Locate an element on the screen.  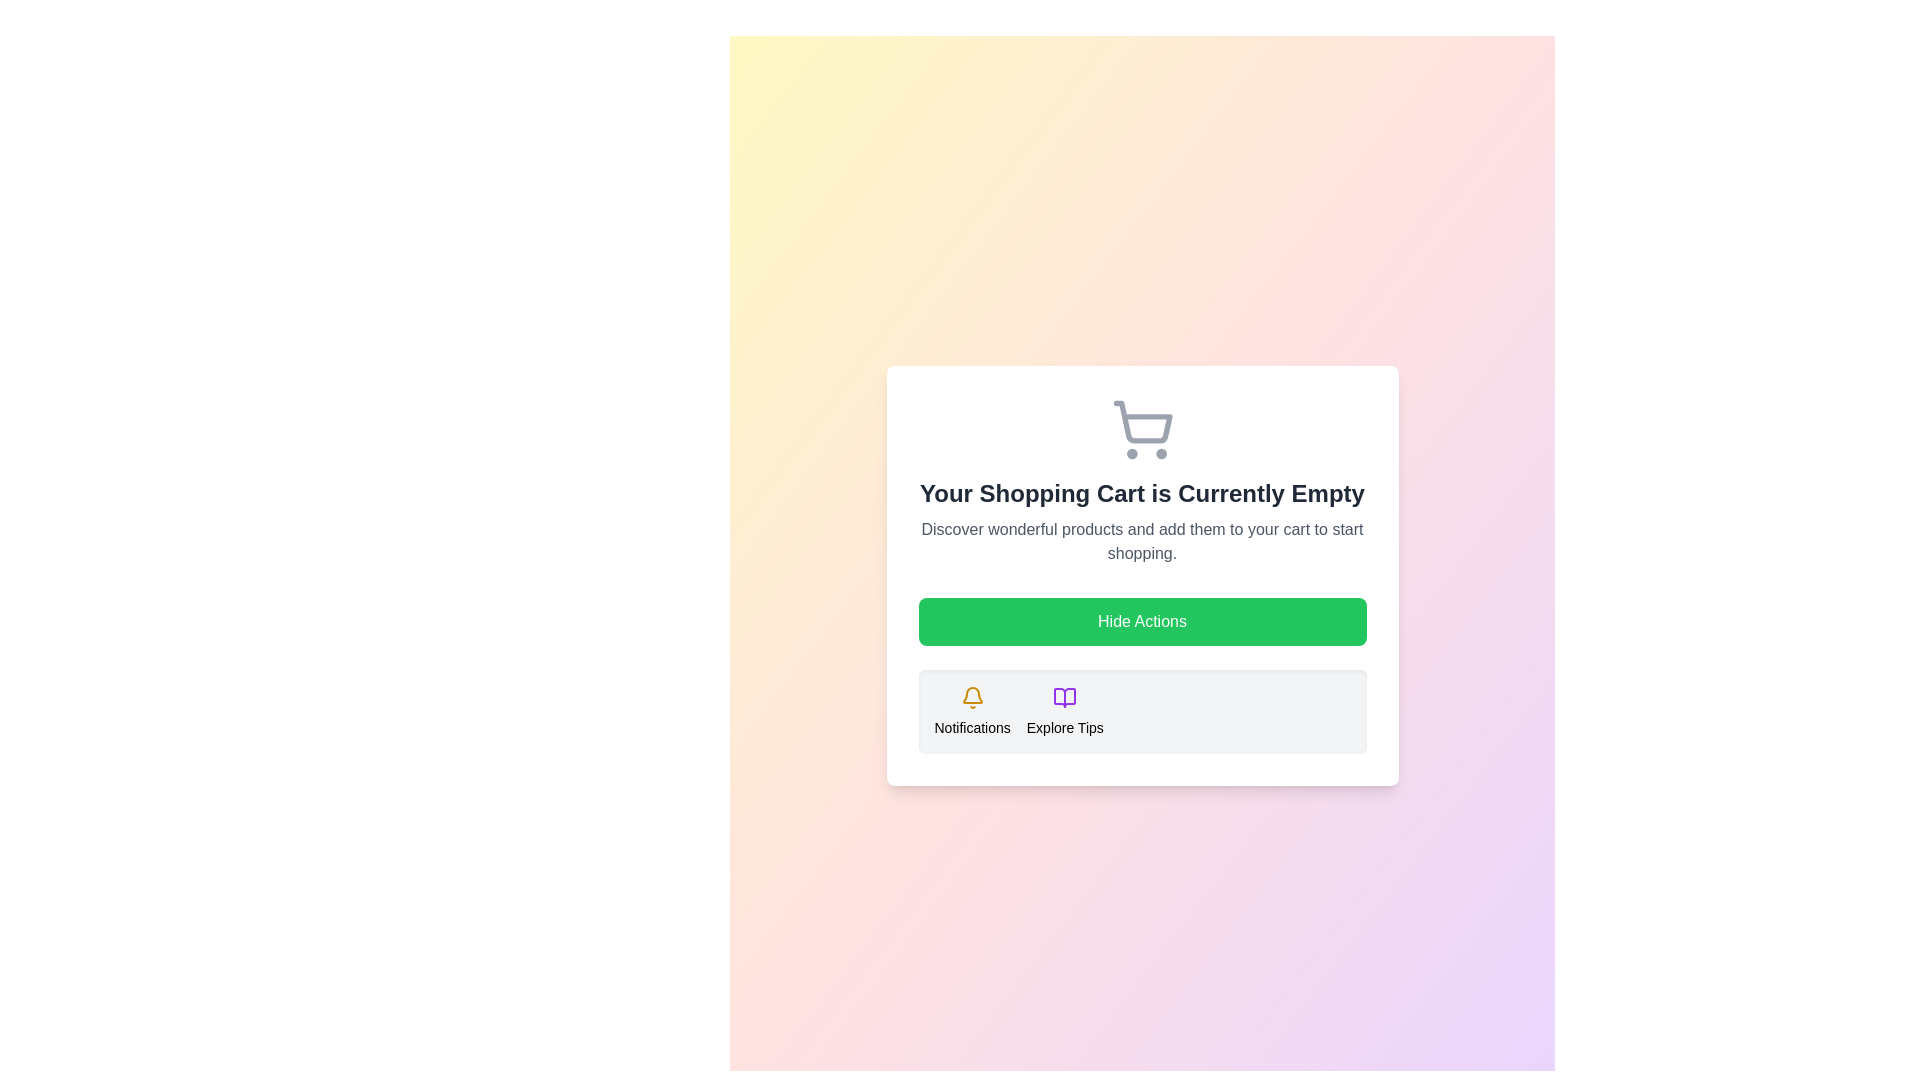
informative text label located beneath the heading 'Your Shopping Cart is Currently Empty' and above the 'Hide Actions' button is located at coordinates (1142, 542).